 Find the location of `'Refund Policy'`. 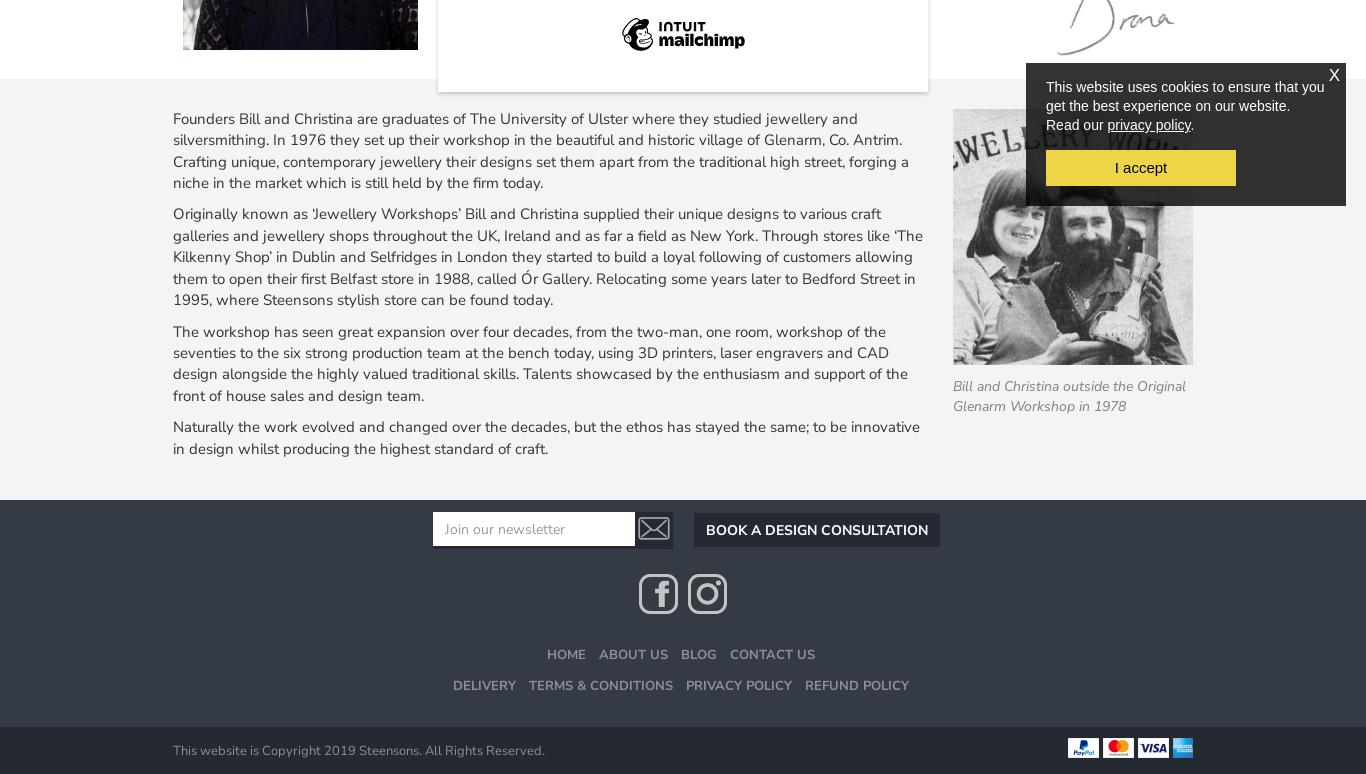

'Refund Policy' is located at coordinates (854, 684).